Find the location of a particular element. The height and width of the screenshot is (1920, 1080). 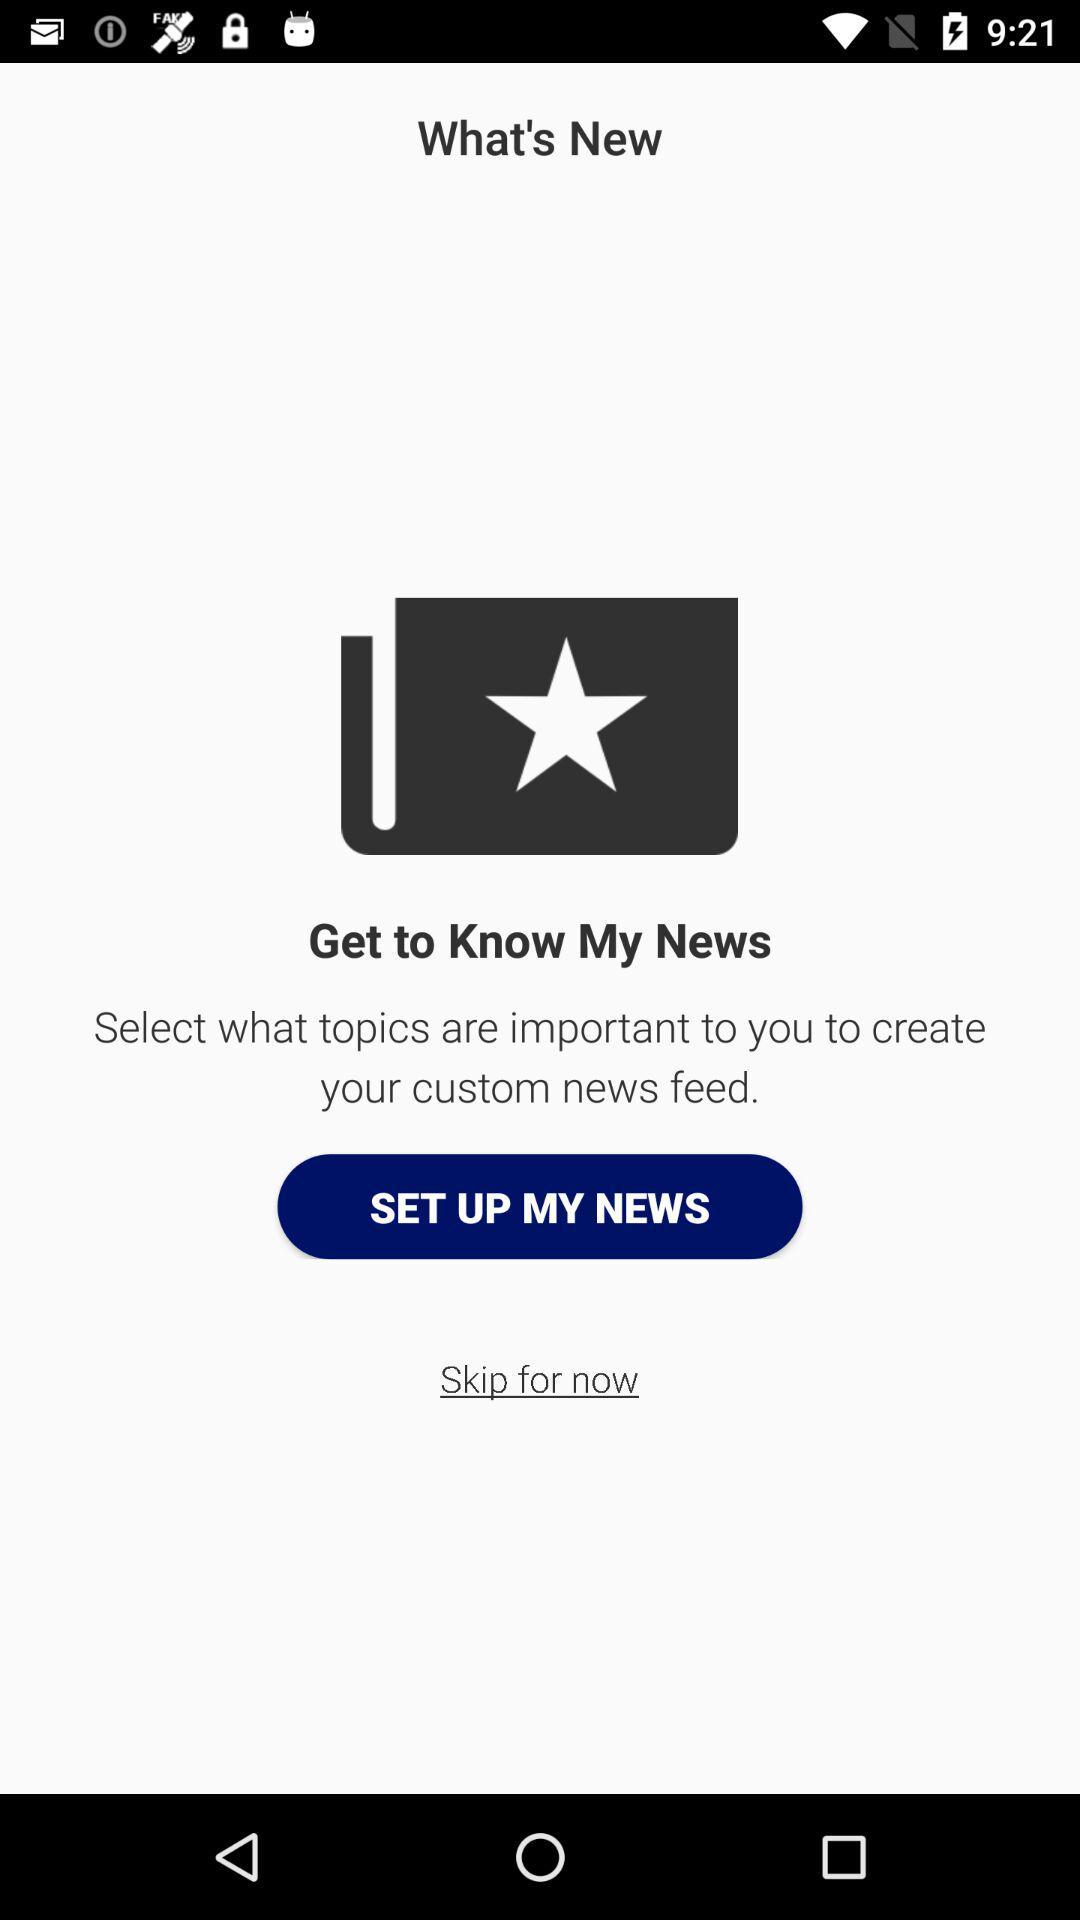

the set up my is located at coordinates (540, 1205).